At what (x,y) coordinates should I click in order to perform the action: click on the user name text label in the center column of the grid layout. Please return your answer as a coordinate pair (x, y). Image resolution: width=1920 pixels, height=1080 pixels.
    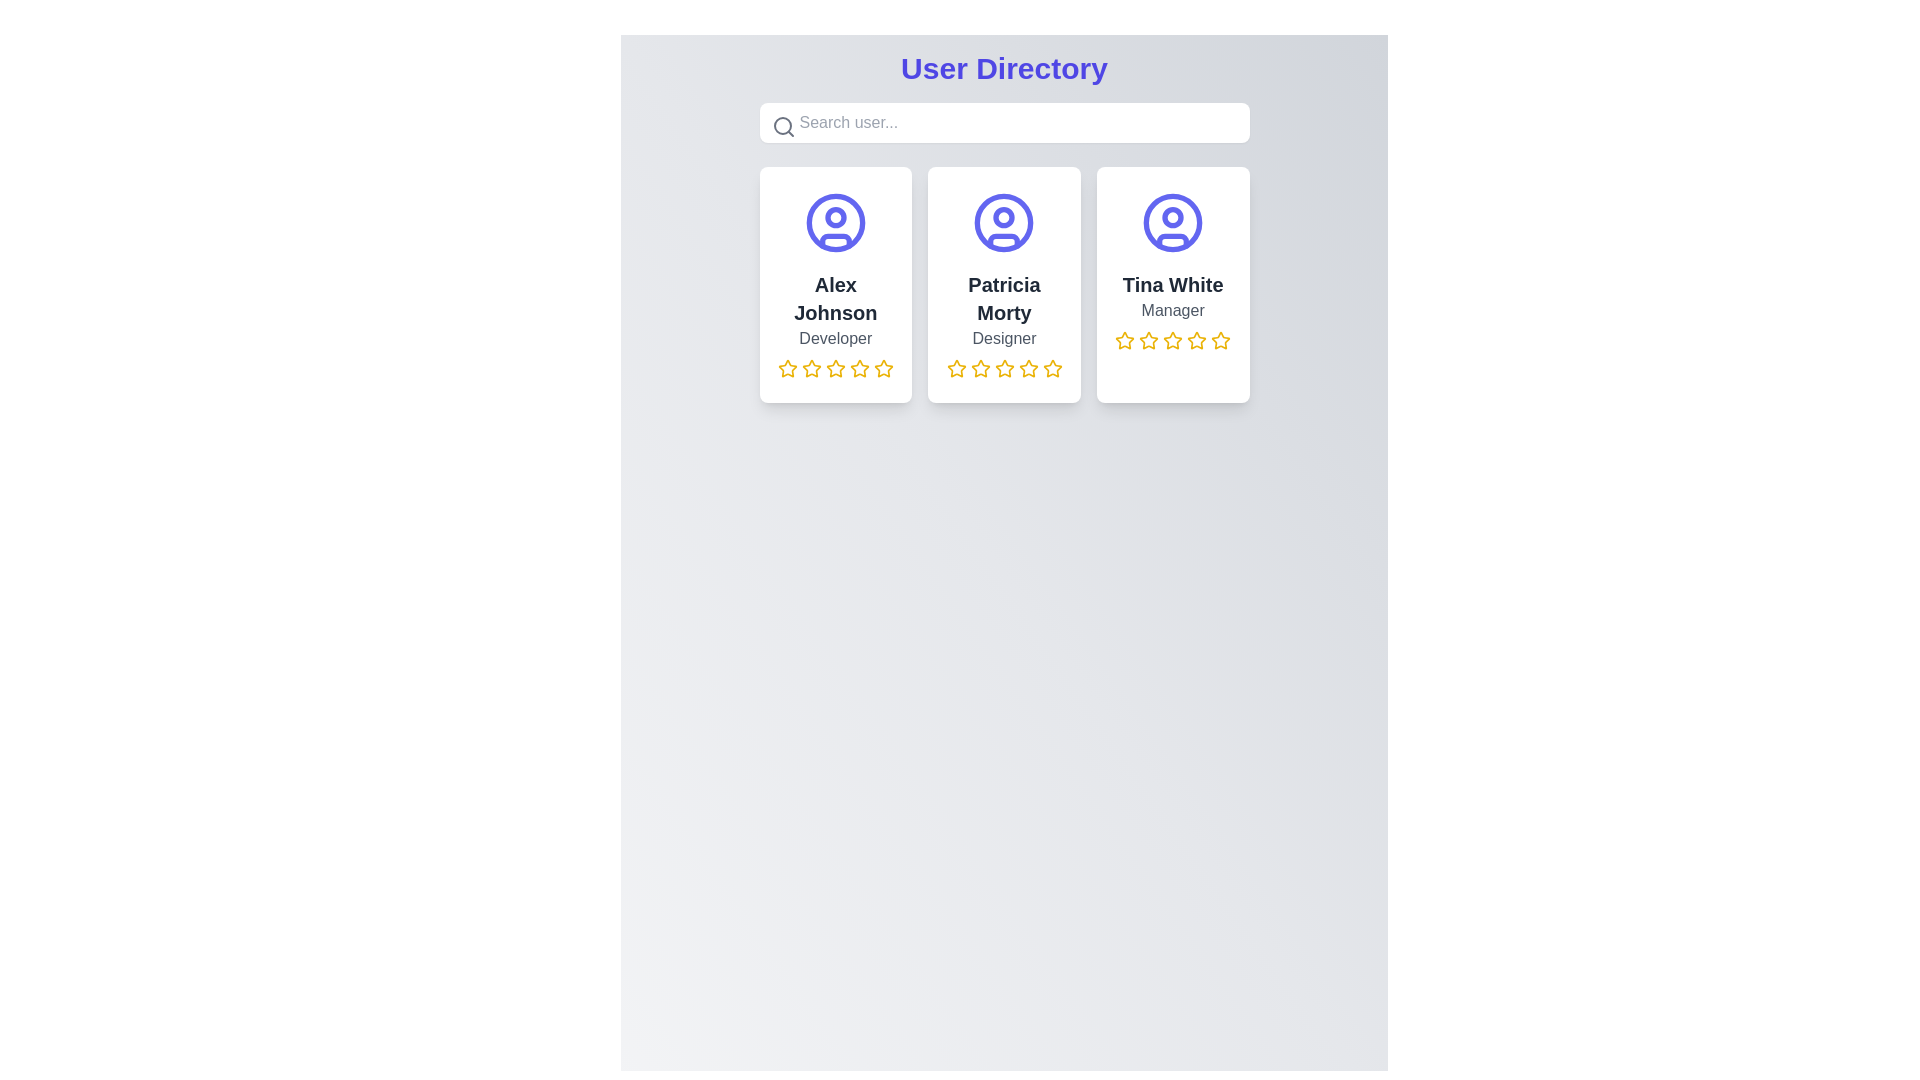
    Looking at the image, I should click on (1004, 299).